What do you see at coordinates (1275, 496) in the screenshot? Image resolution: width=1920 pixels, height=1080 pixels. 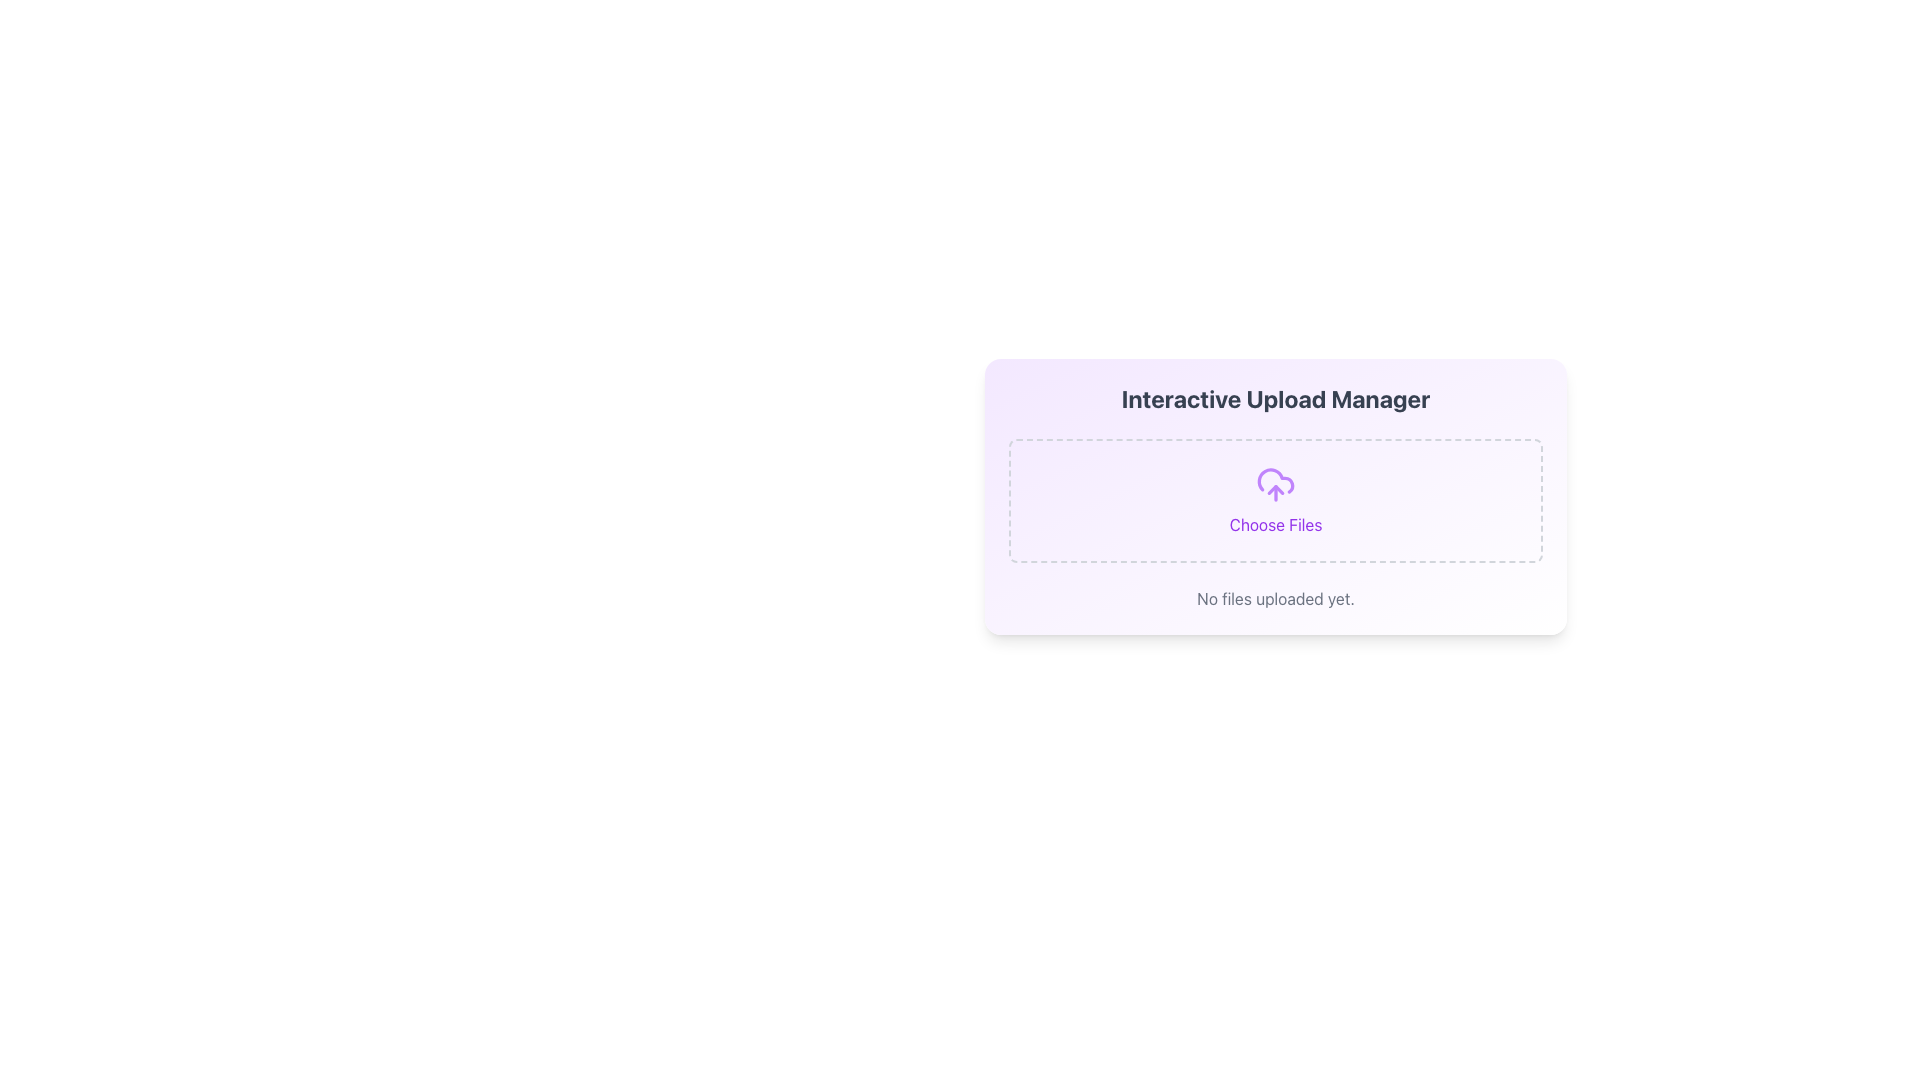 I see `the 'Choose Files' section of the Interactive Component with Upload Functionality` at bounding box center [1275, 496].